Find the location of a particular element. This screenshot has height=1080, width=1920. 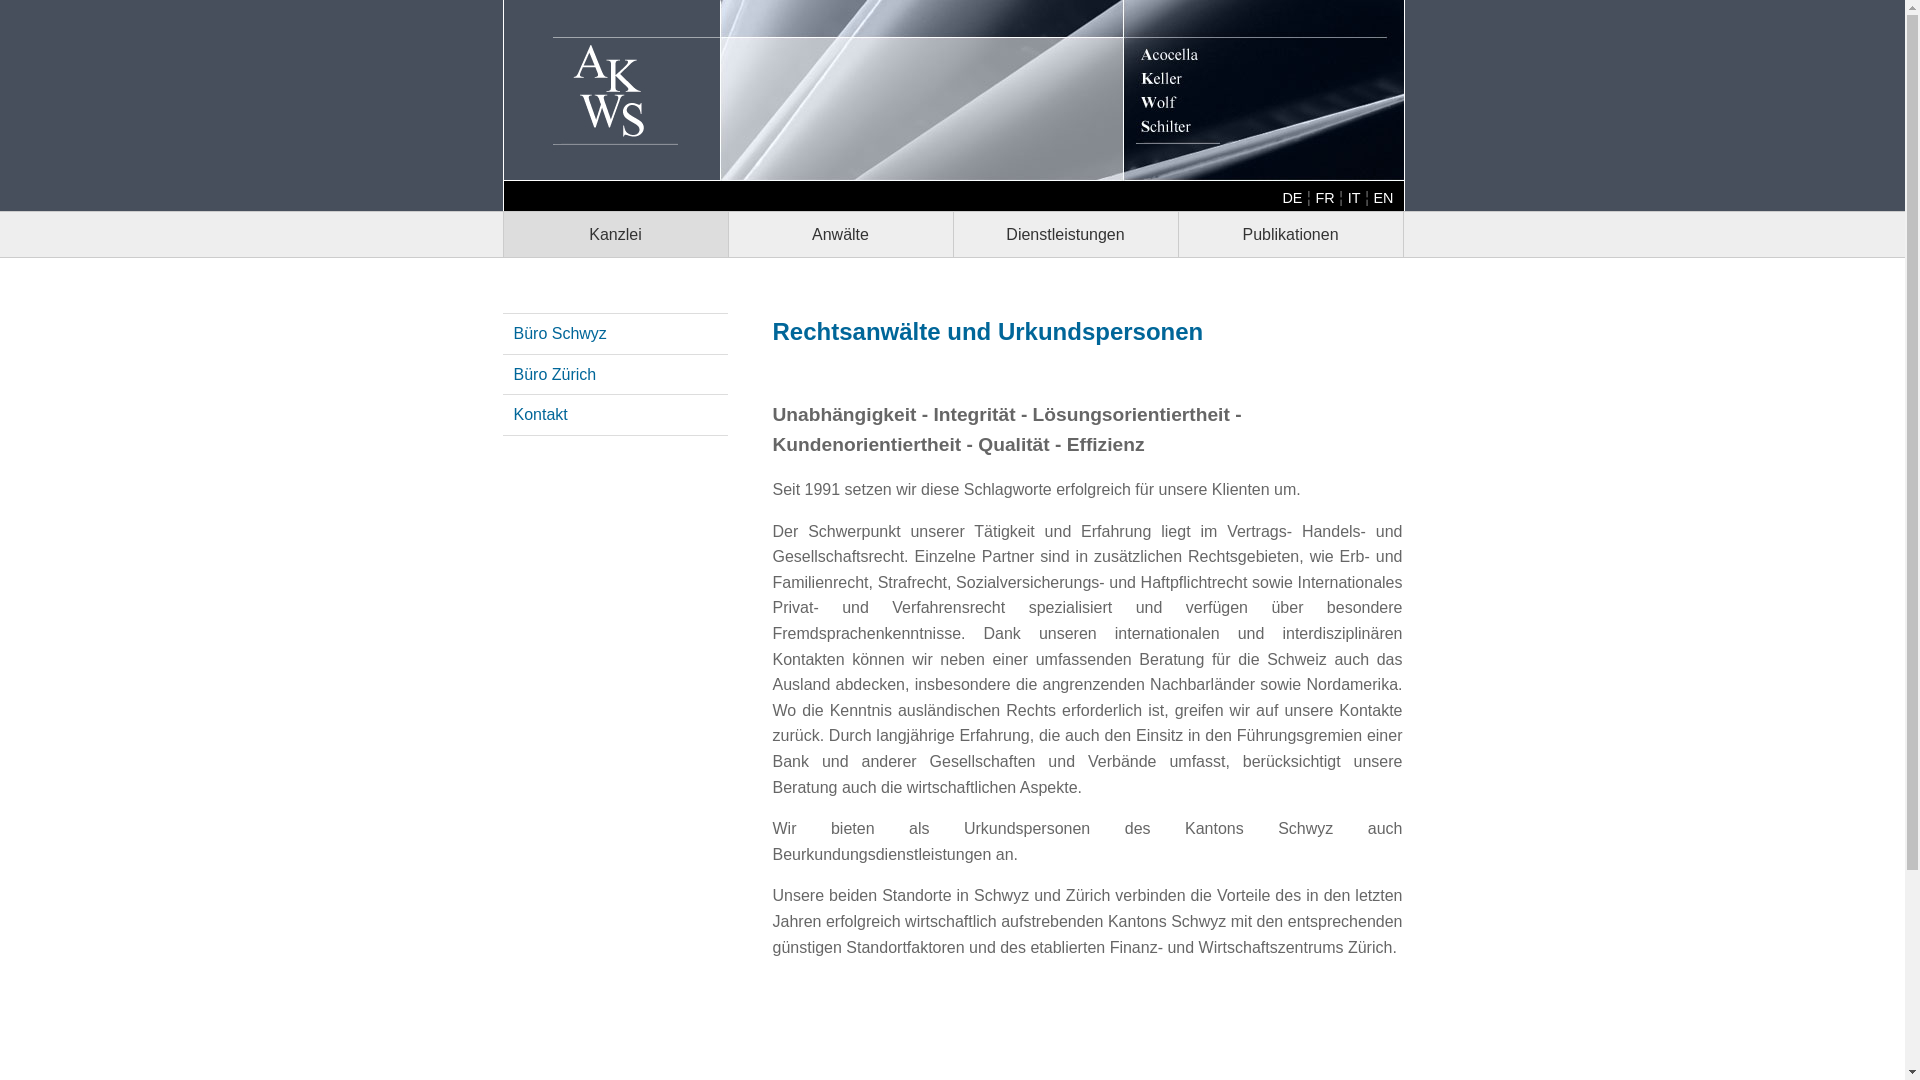

'Publikationen' is located at coordinates (1290, 234).